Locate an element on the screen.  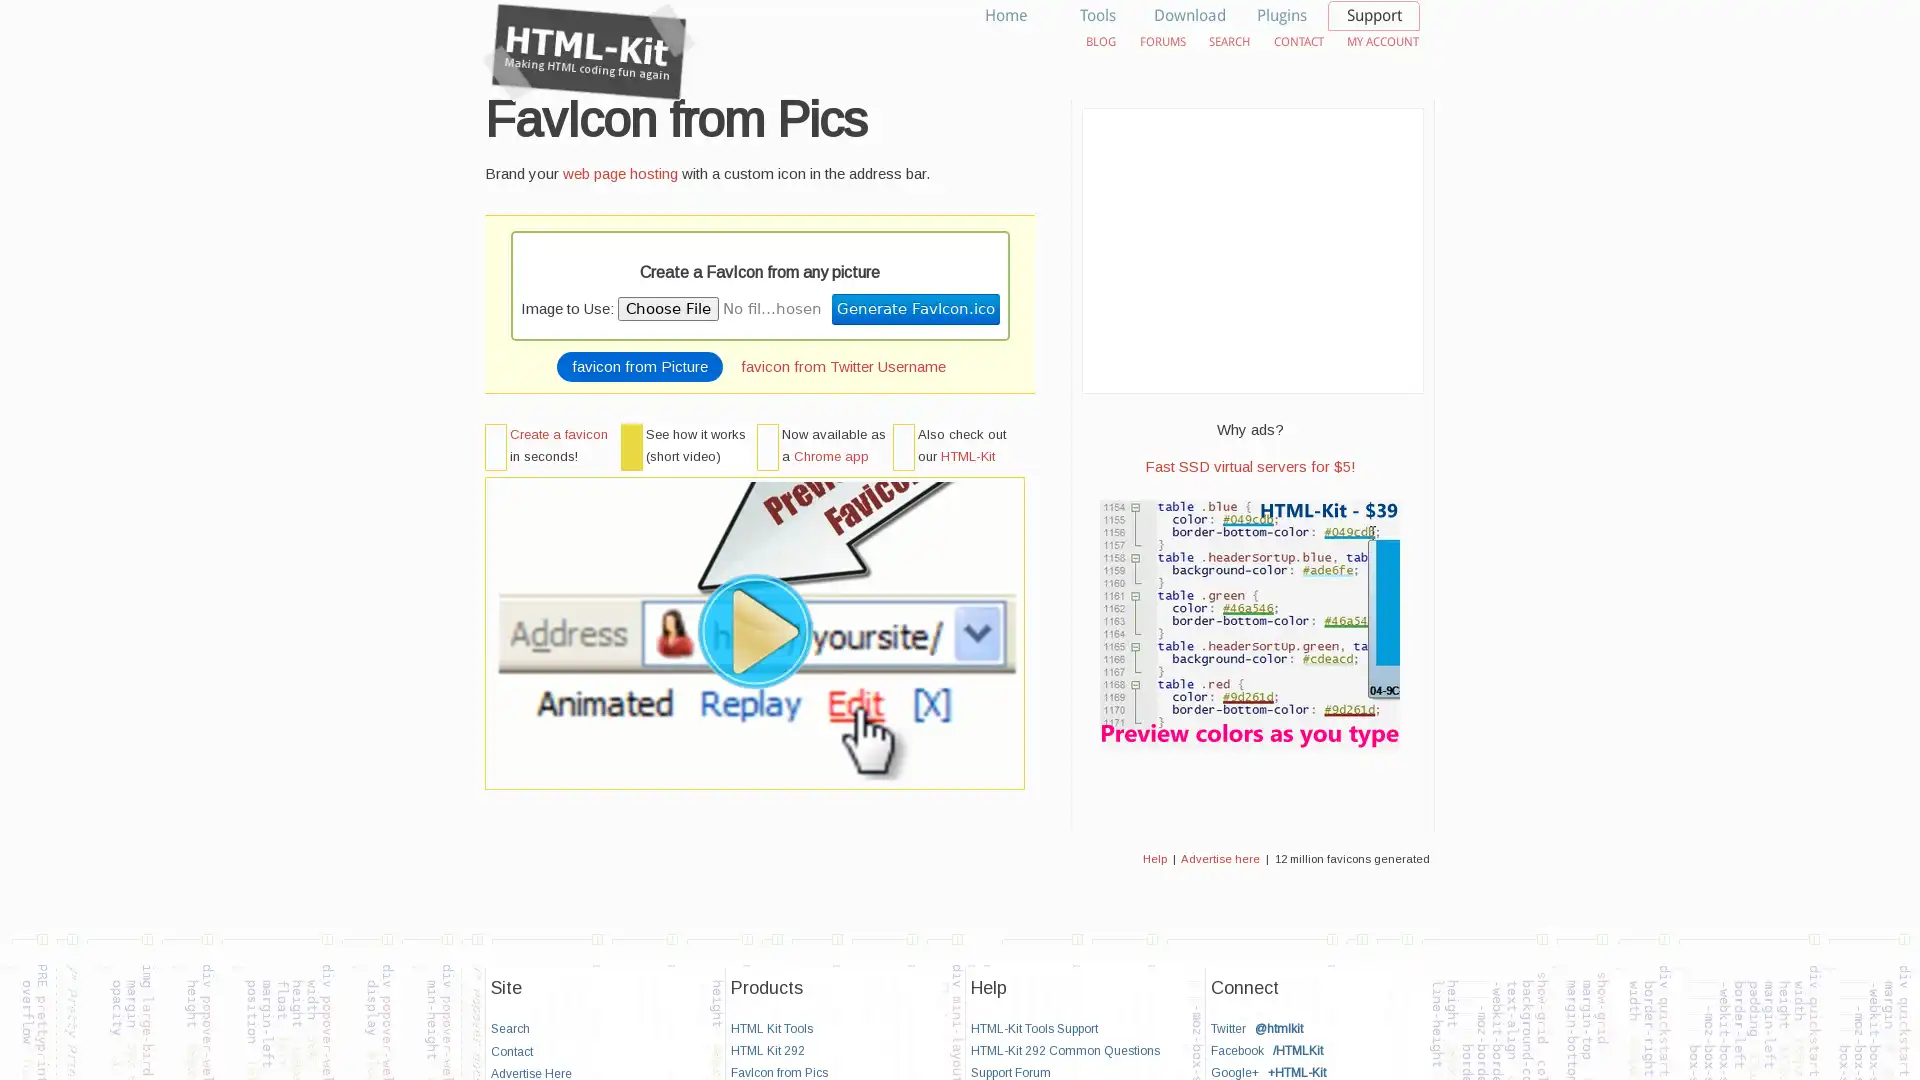
Choose File is located at coordinates (667, 308).